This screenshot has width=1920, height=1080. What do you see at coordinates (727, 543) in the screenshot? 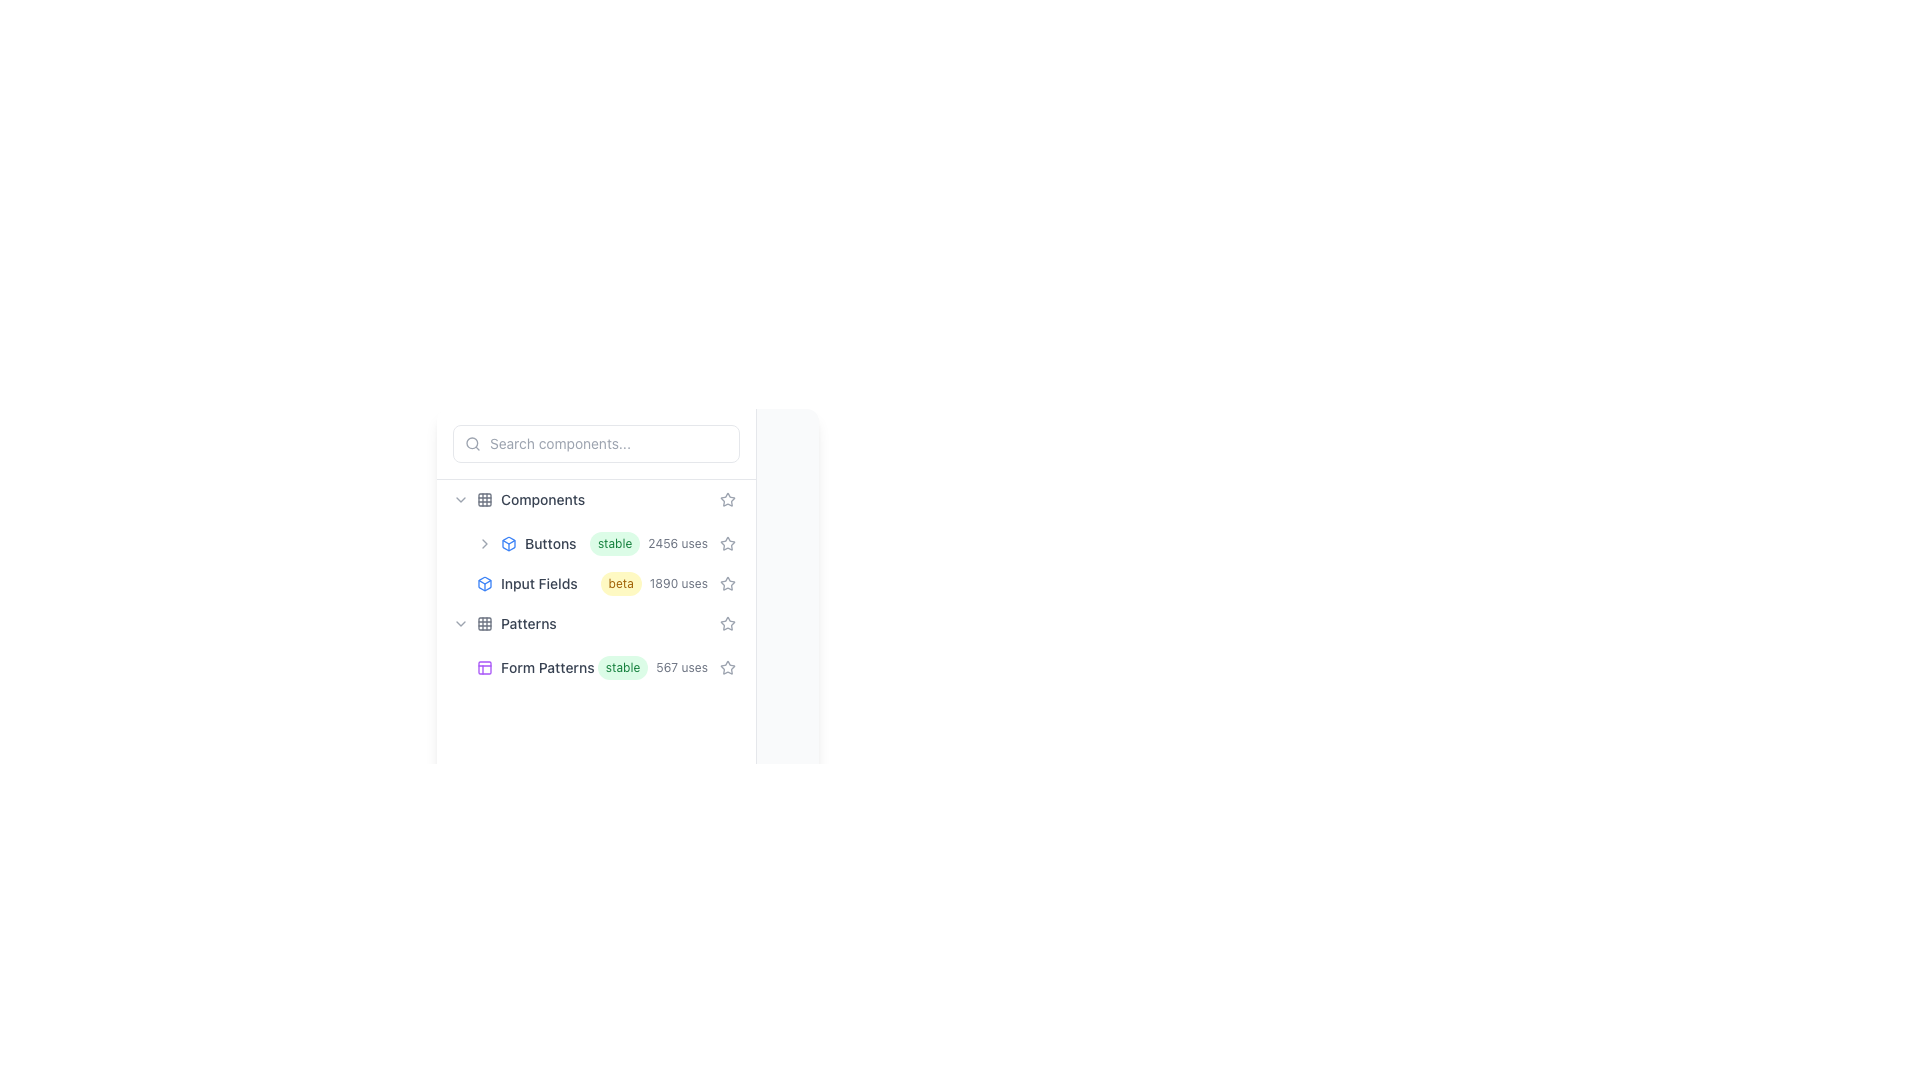
I see `the star icon button at the far right of the 'Buttons' section` at bounding box center [727, 543].